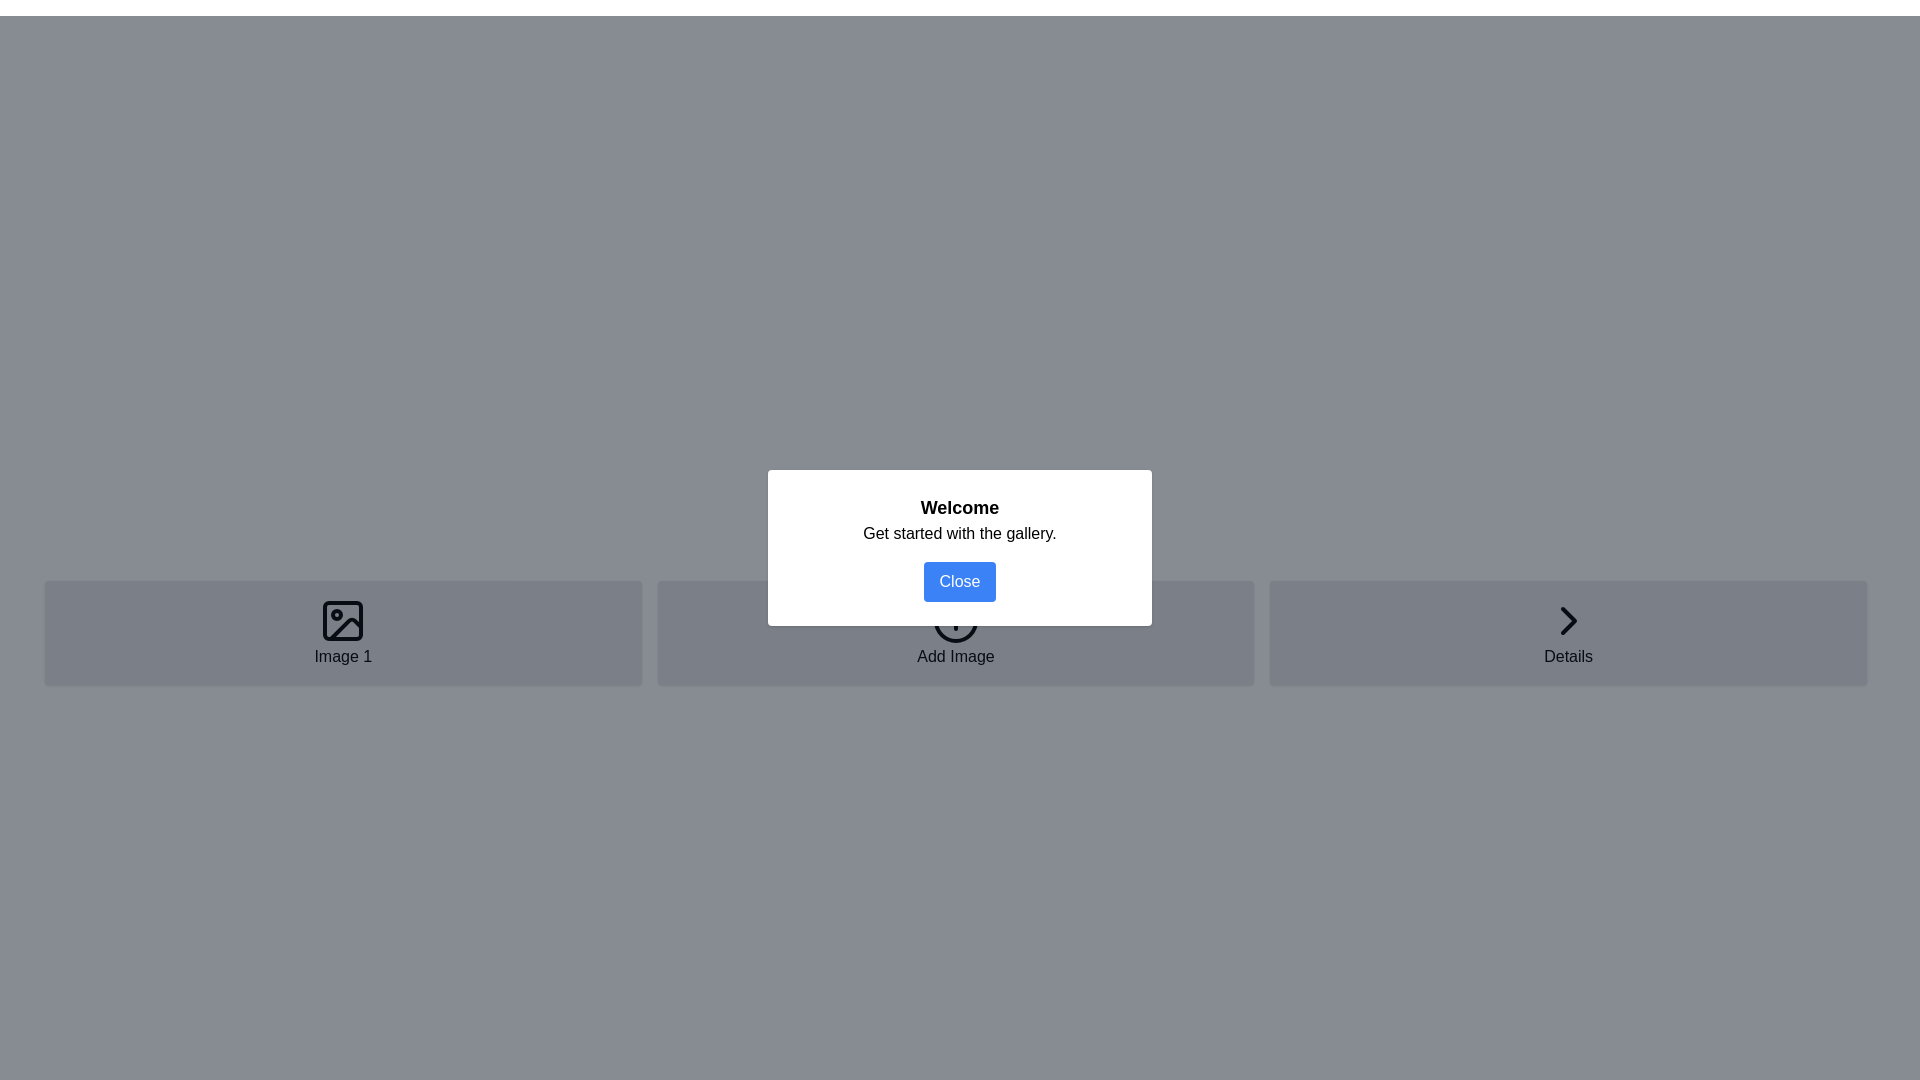 The image size is (1920, 1080). Describe the element at coordinates (960, 532) in the screenshot. I see `the central static text within the modal popup, which is located below the heading 'Welcome' and above the 'Close' button` at that location.